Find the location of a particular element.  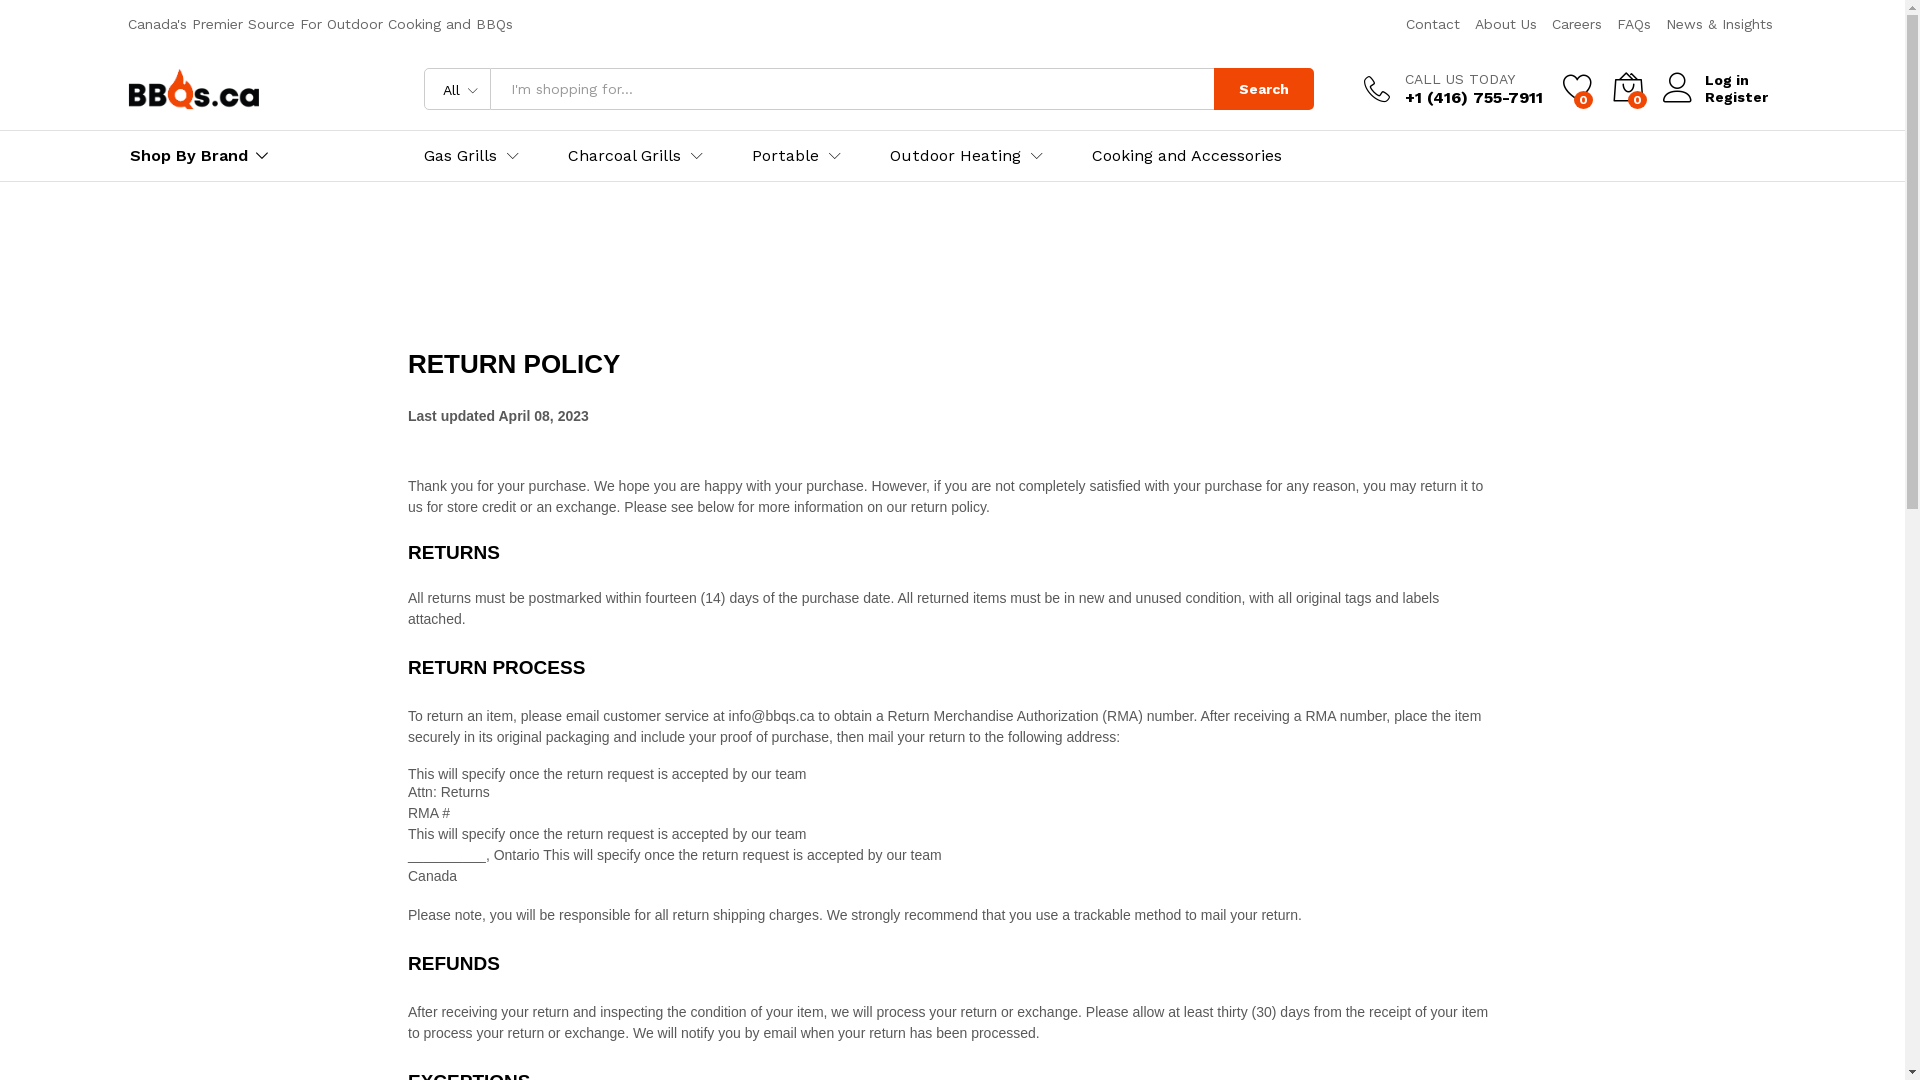

'Portable' is located at coordinates (784, 154).